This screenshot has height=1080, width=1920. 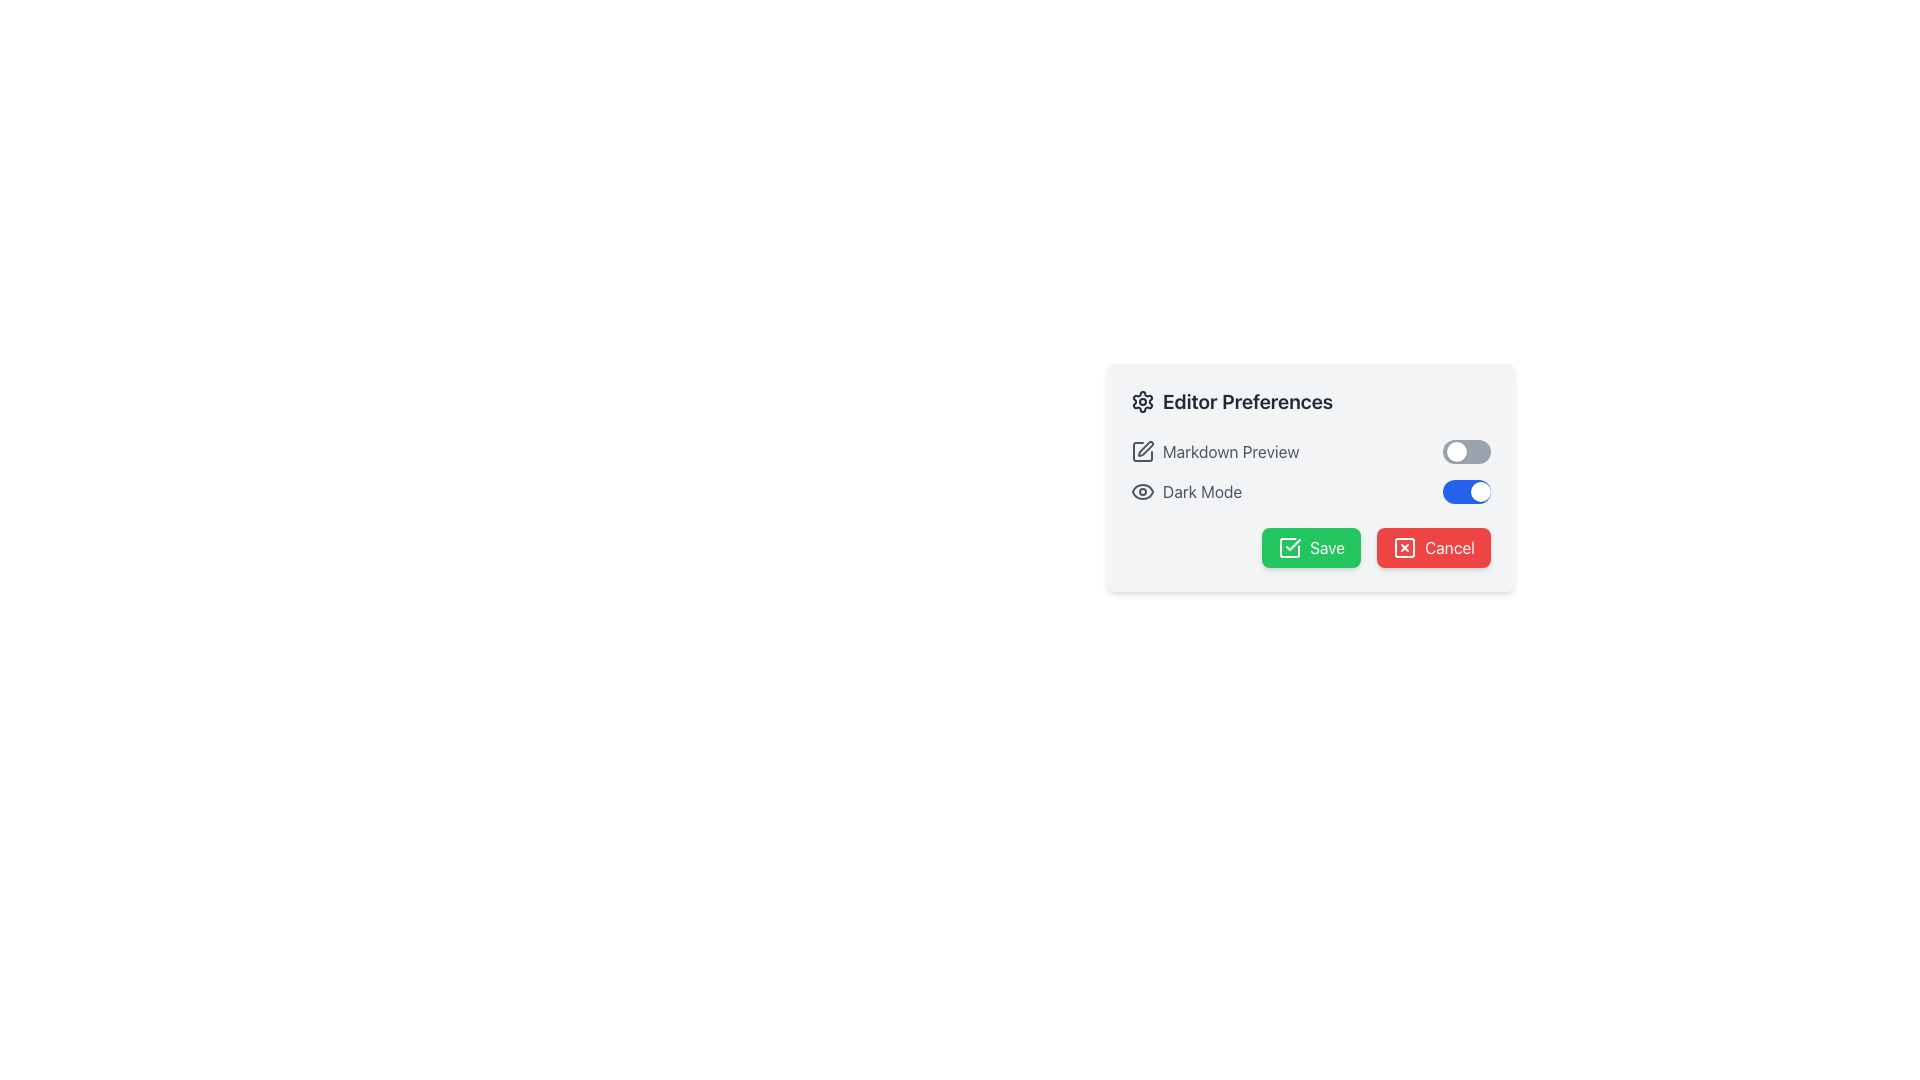 What do you see at coordinates (1231, 401) in the screenshot?
I see `the 'Editor Preferences' header title, which is styled in bold and is located at the top-left corner of the modal interface, next to a gear icon` at bounding box center [1231, 401].